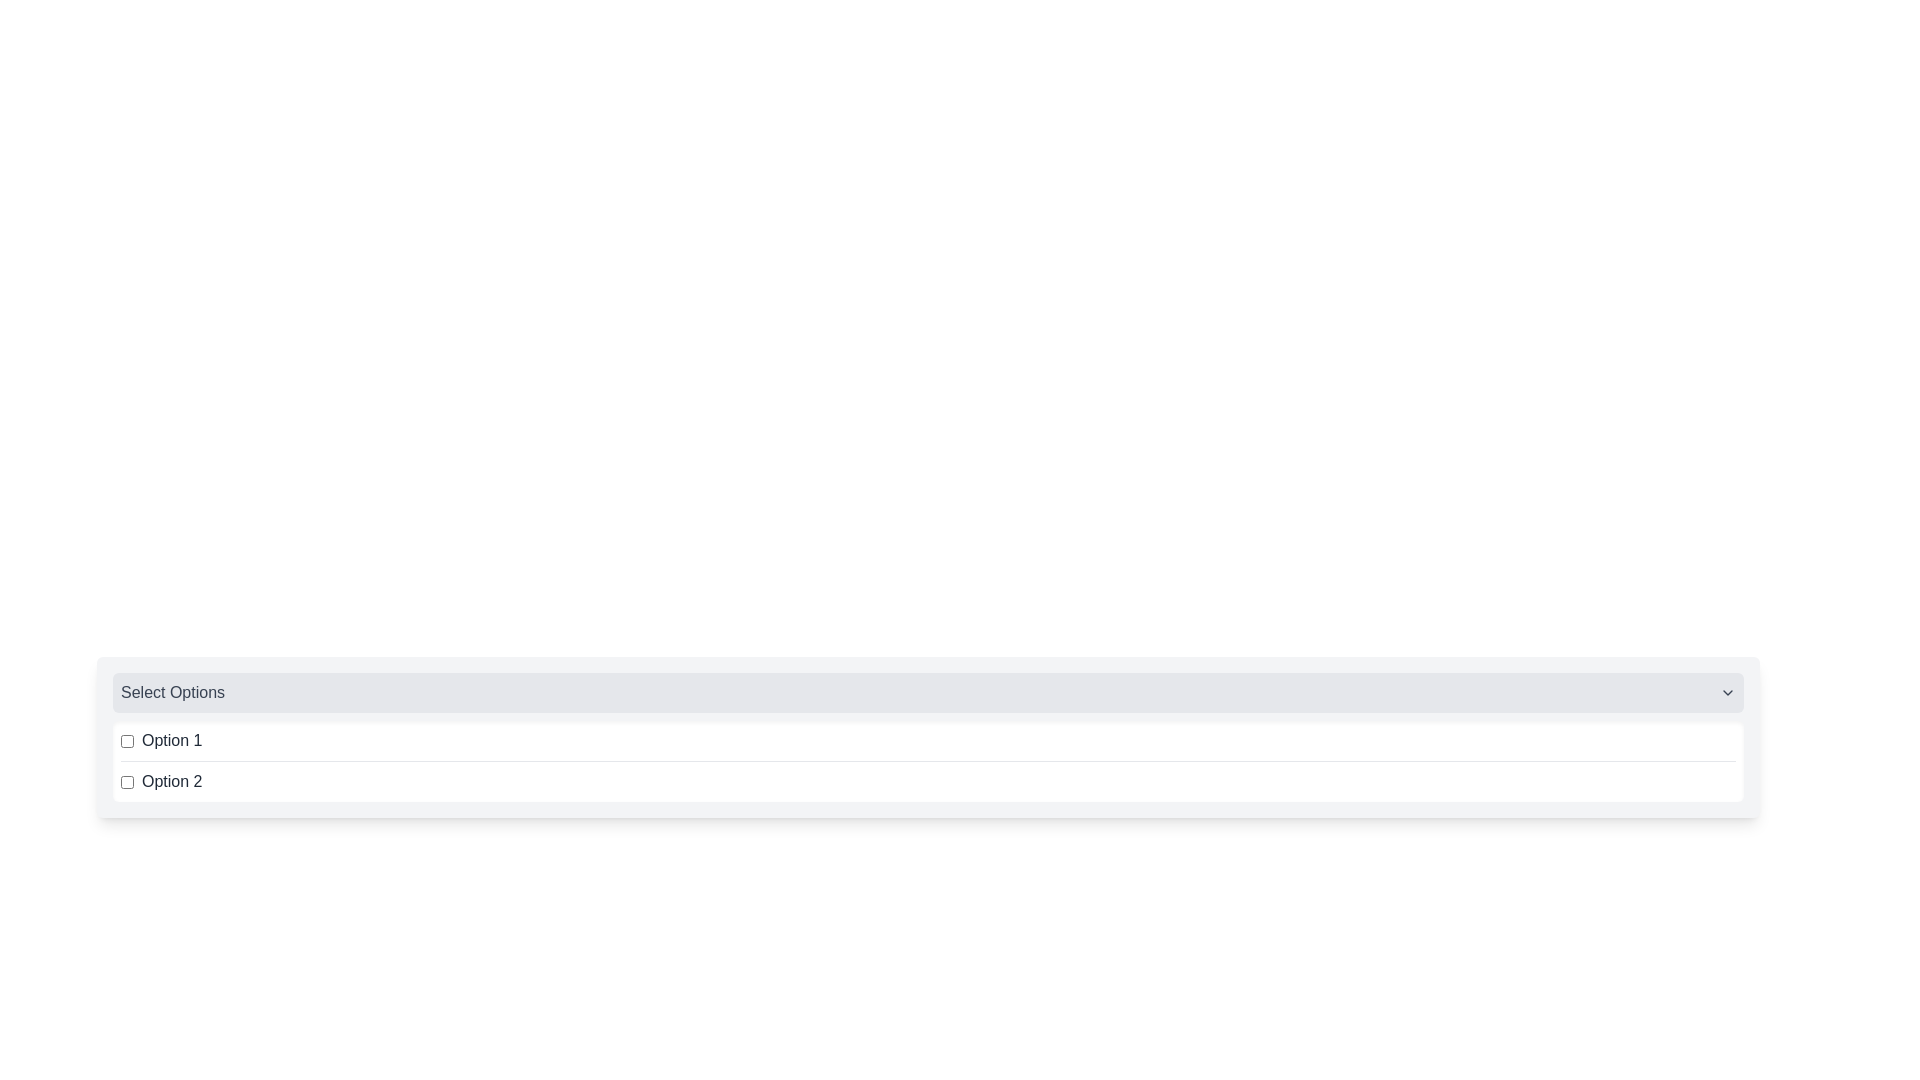  Describe the element at coordinates (172, 740) in the screenshot. I see `the text label 'Option 1' which describes the adjacent checkbox` at that location.